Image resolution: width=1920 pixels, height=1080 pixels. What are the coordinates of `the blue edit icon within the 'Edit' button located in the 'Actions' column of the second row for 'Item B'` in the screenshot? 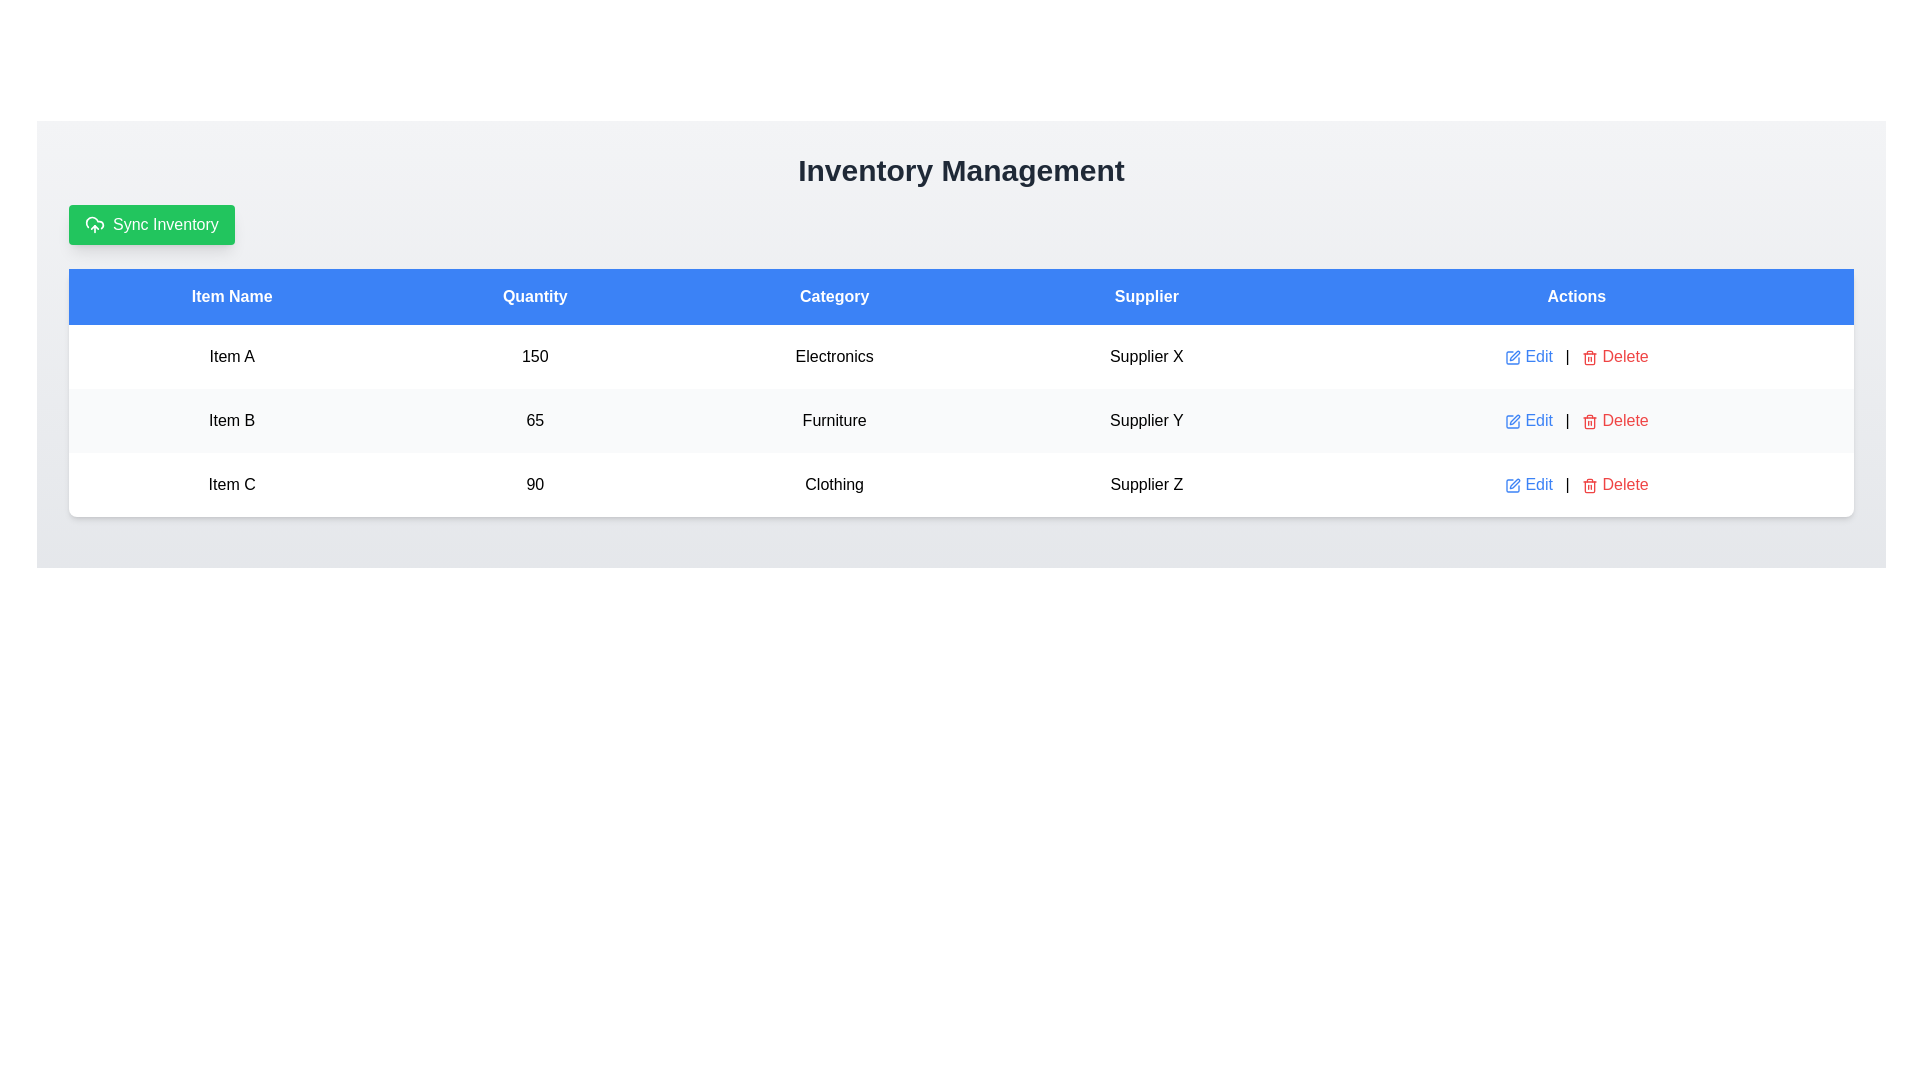 It's located at (1512, 420).